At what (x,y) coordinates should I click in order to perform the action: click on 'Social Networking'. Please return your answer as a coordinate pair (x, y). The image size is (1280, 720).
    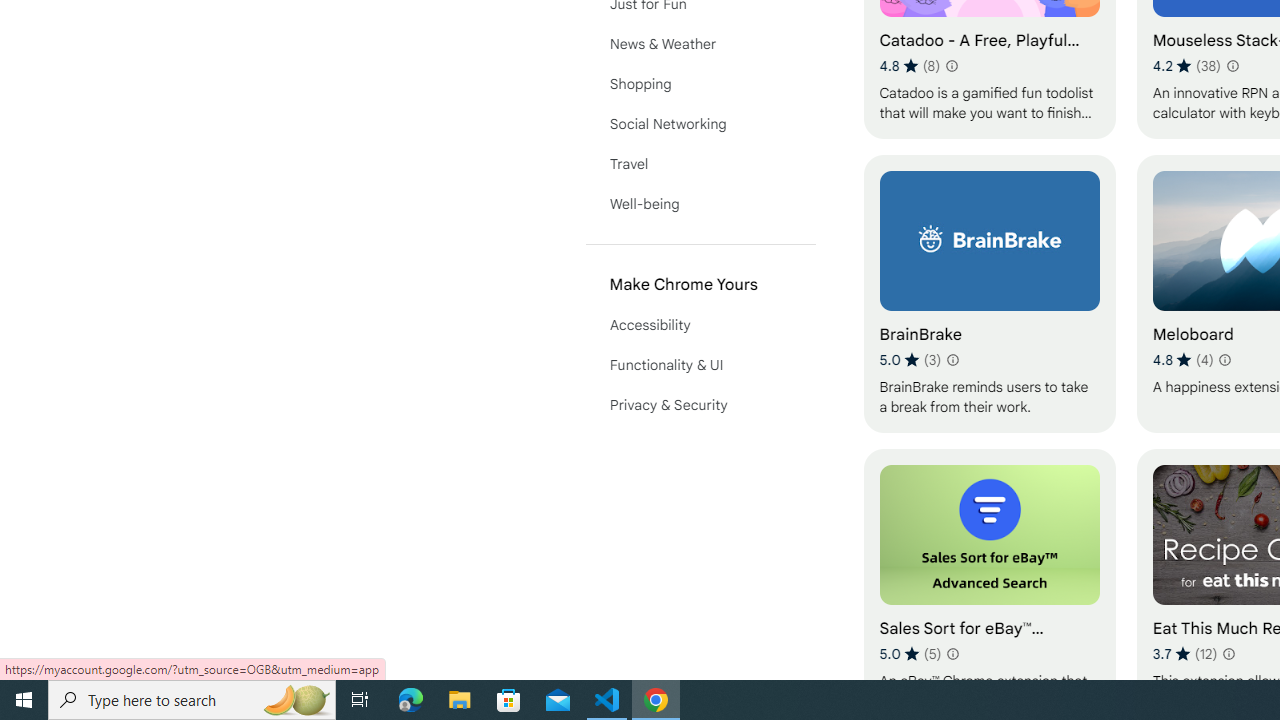
    Looking at the image, I should click on (700, 123).